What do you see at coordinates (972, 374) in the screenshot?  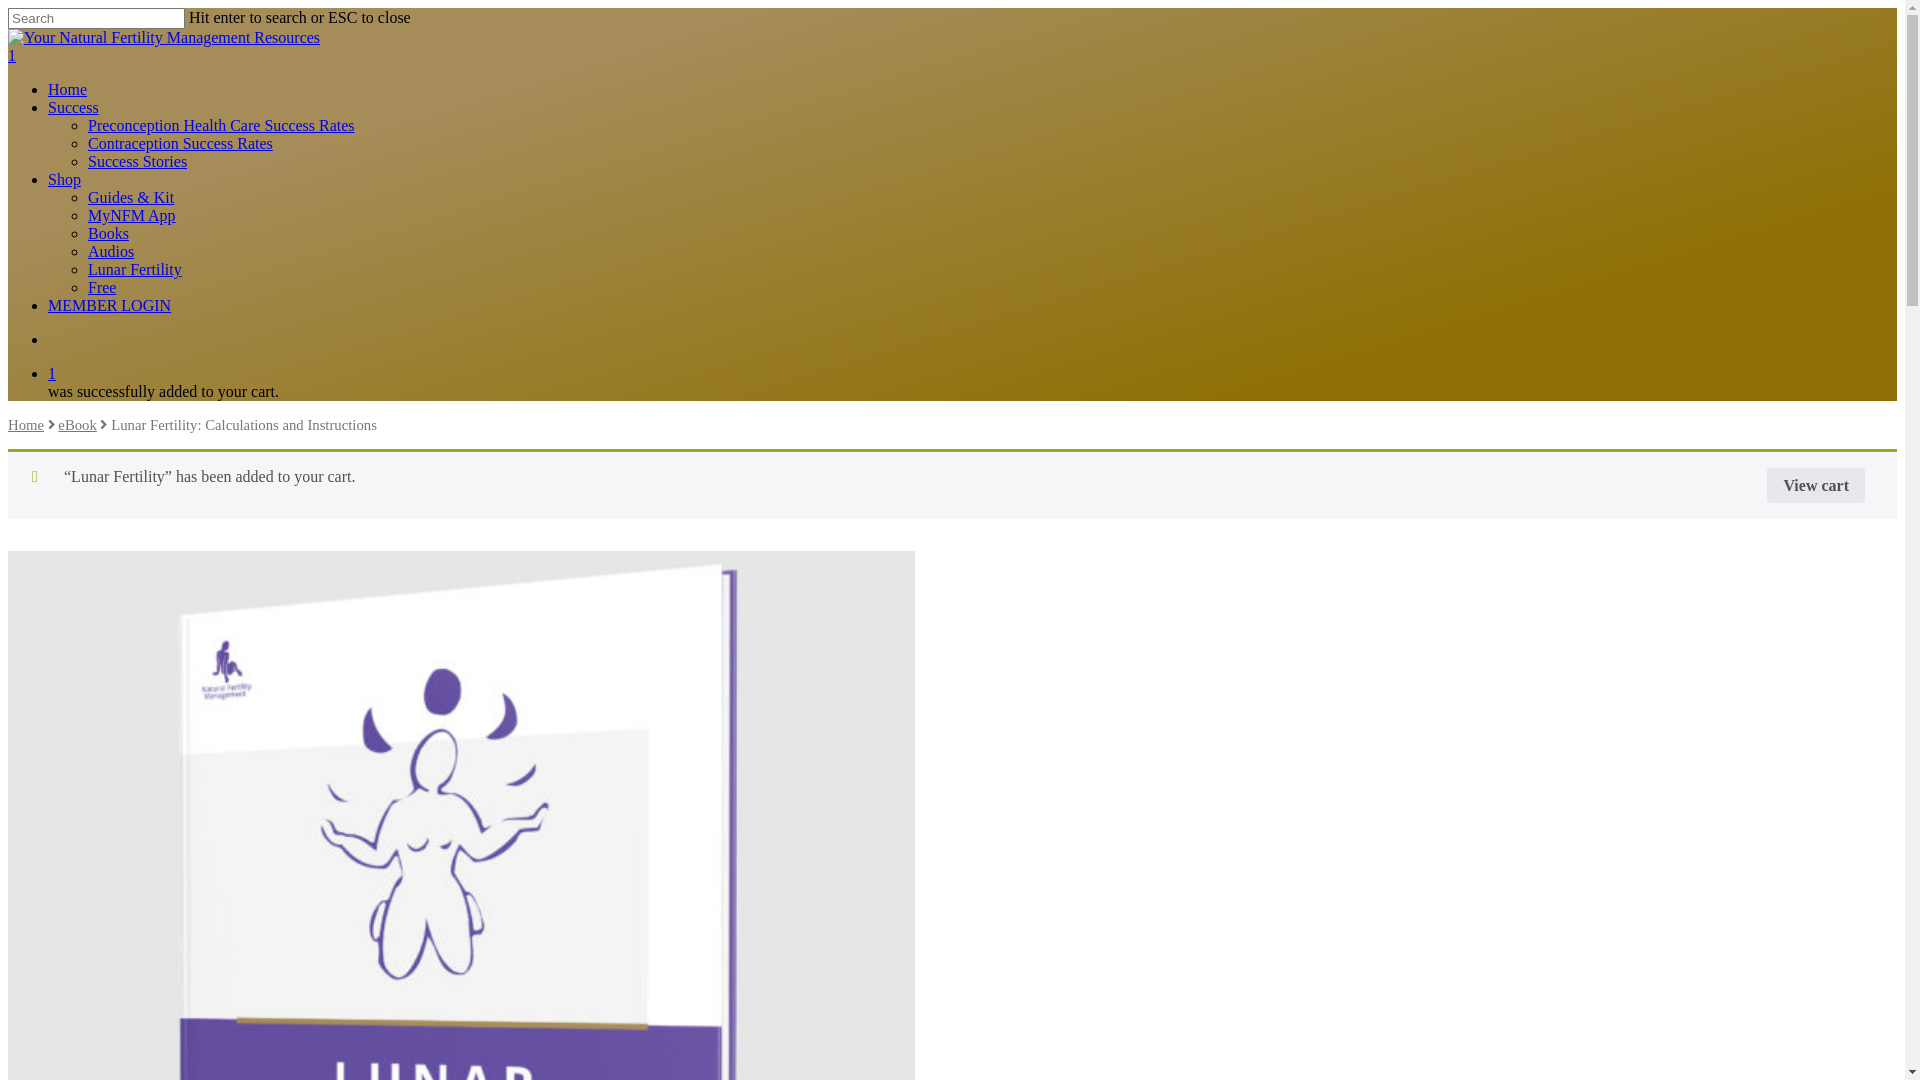 I see `'1'` at bounding box center [972, 374].